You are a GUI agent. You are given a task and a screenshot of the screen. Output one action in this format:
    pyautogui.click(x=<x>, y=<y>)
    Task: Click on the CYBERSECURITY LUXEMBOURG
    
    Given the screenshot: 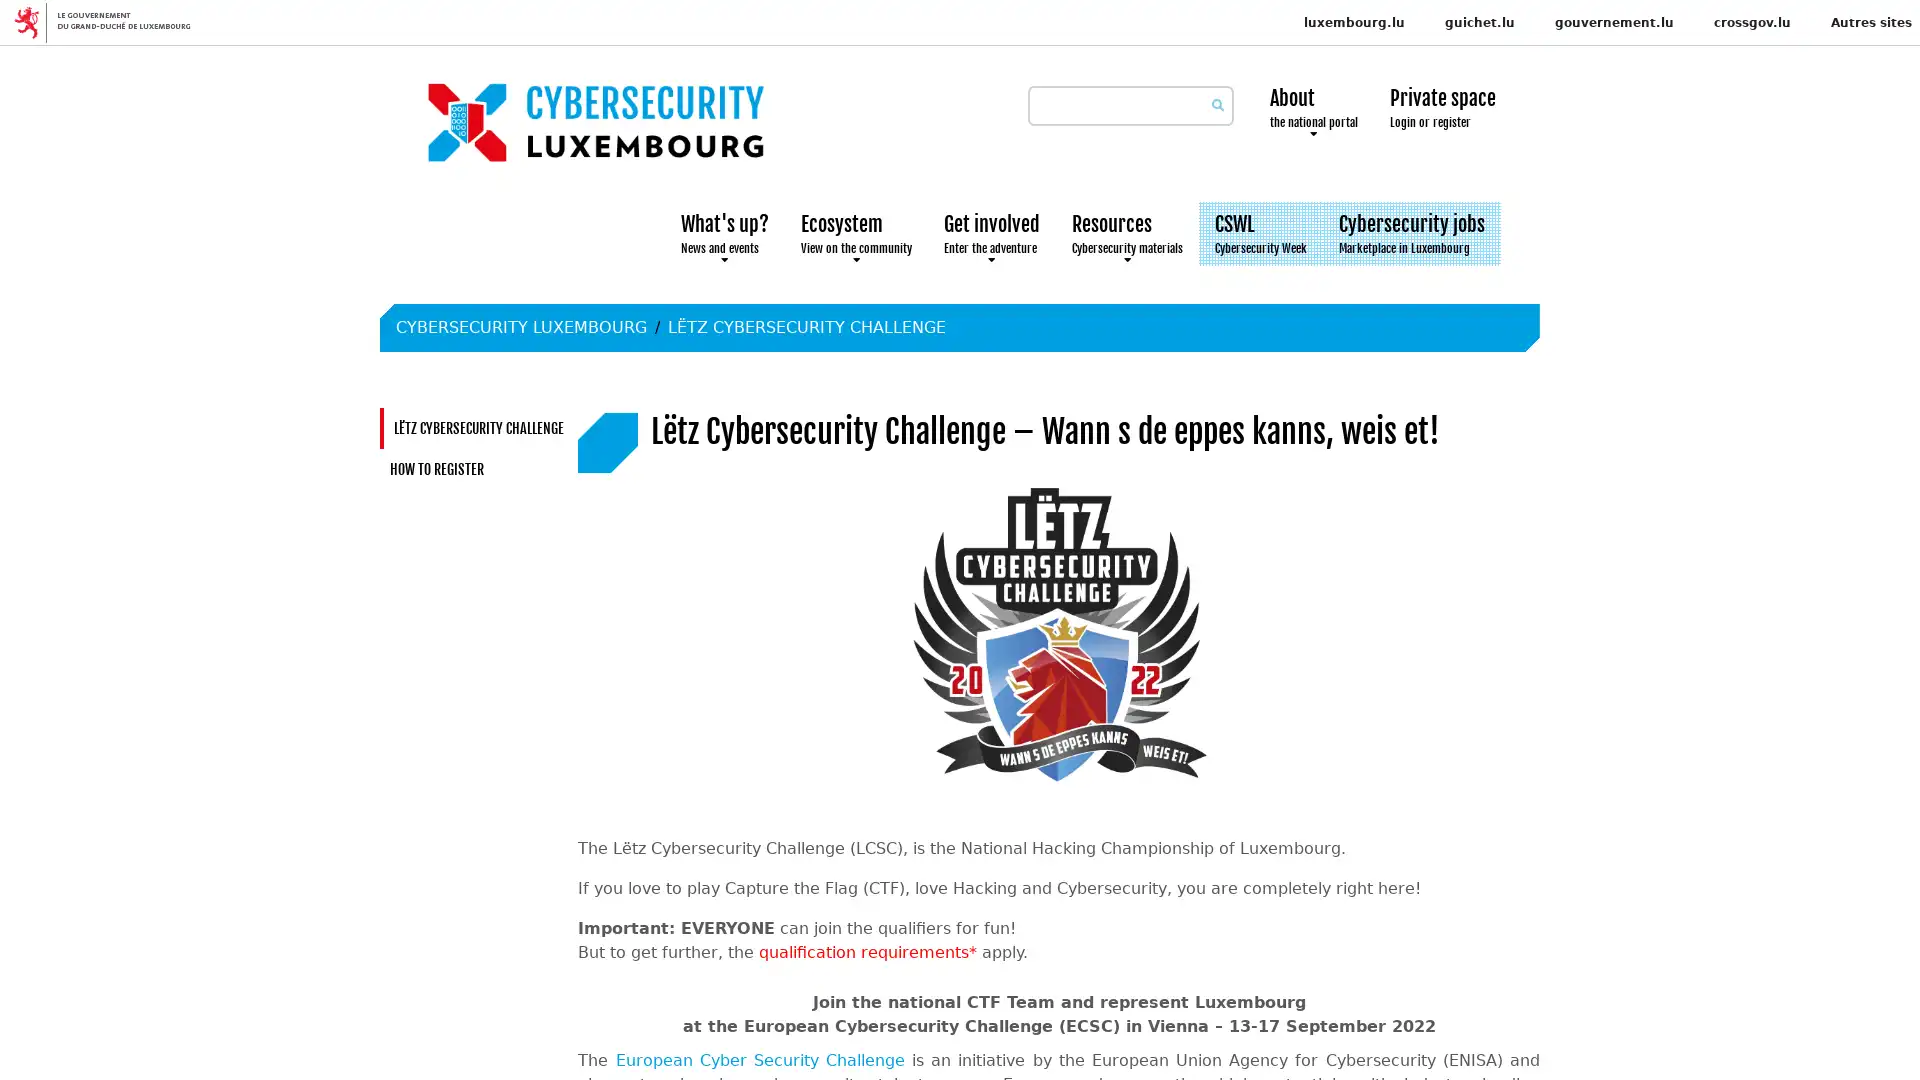 What is the action you would take?
    pyautogui.click(x=521, y=326)
    